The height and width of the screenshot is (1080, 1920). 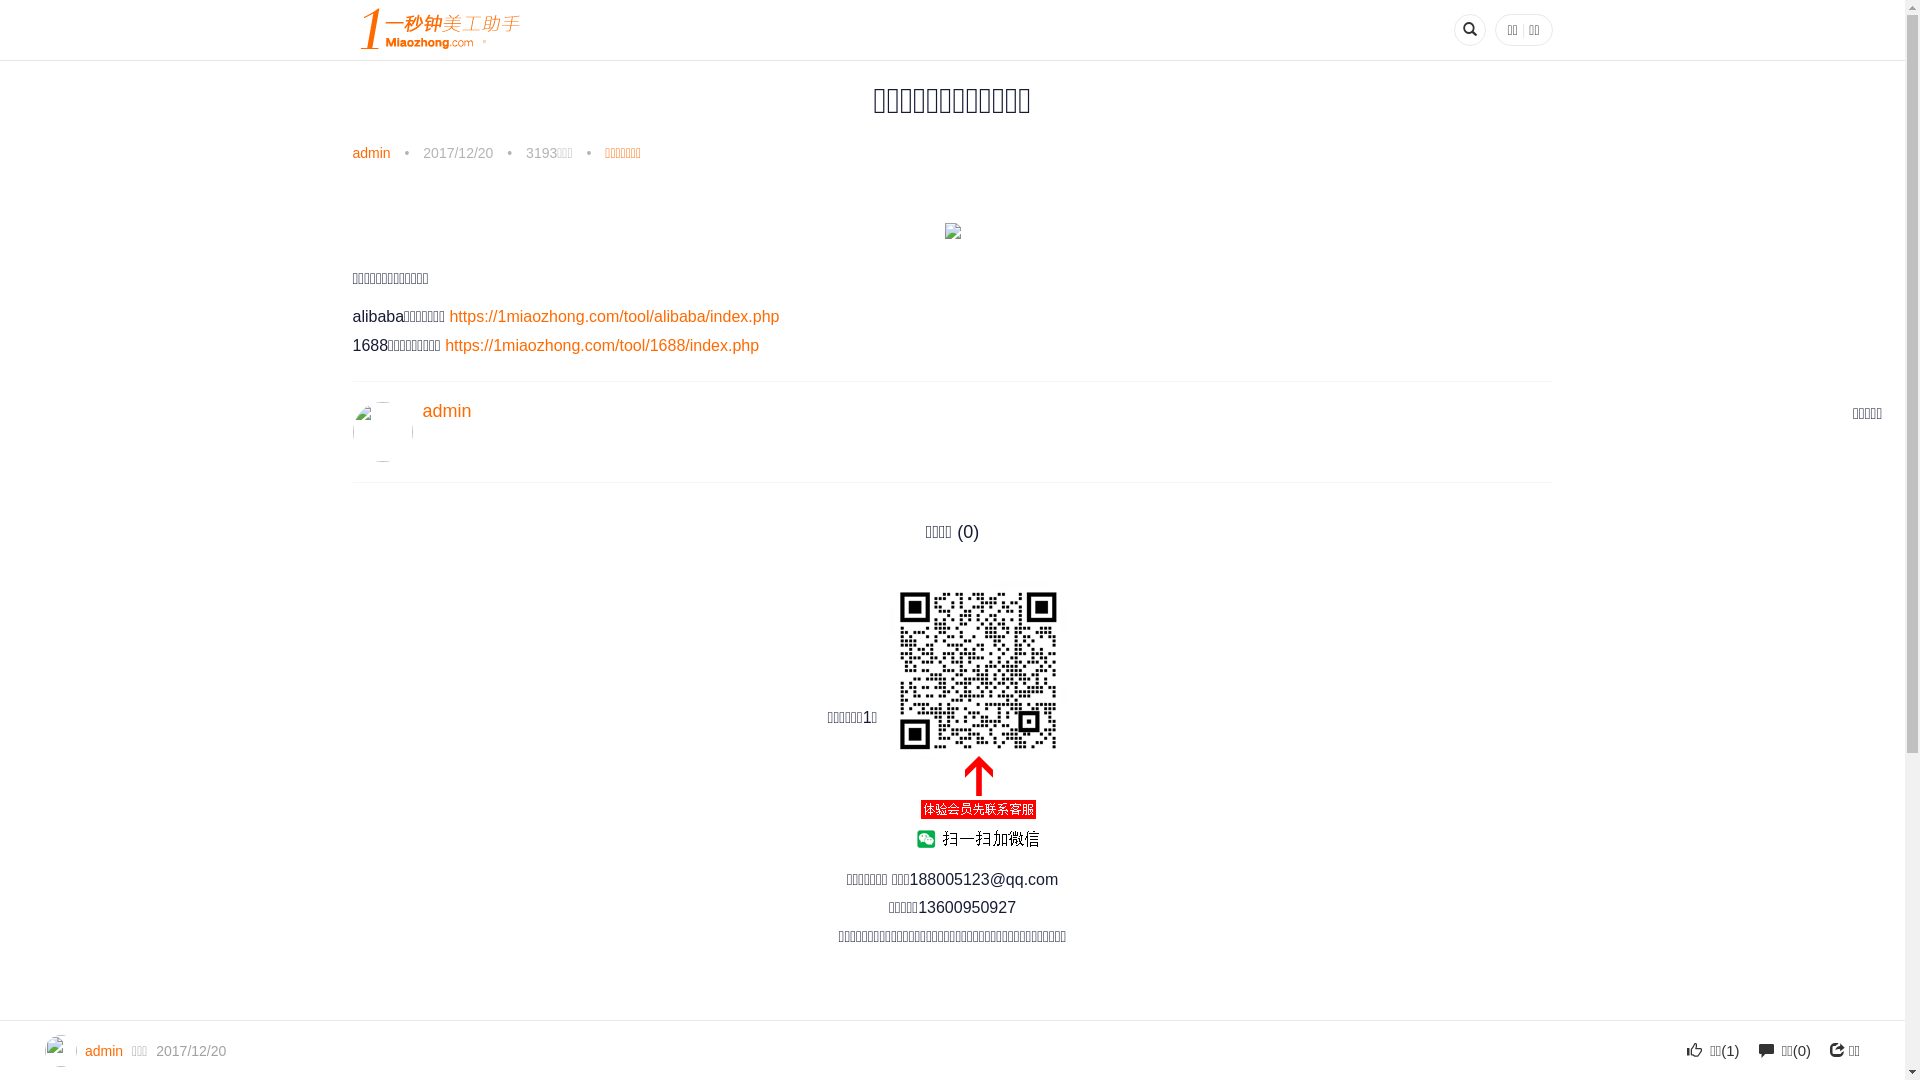 I want to click on 'admin', so click(x=370, y=152).